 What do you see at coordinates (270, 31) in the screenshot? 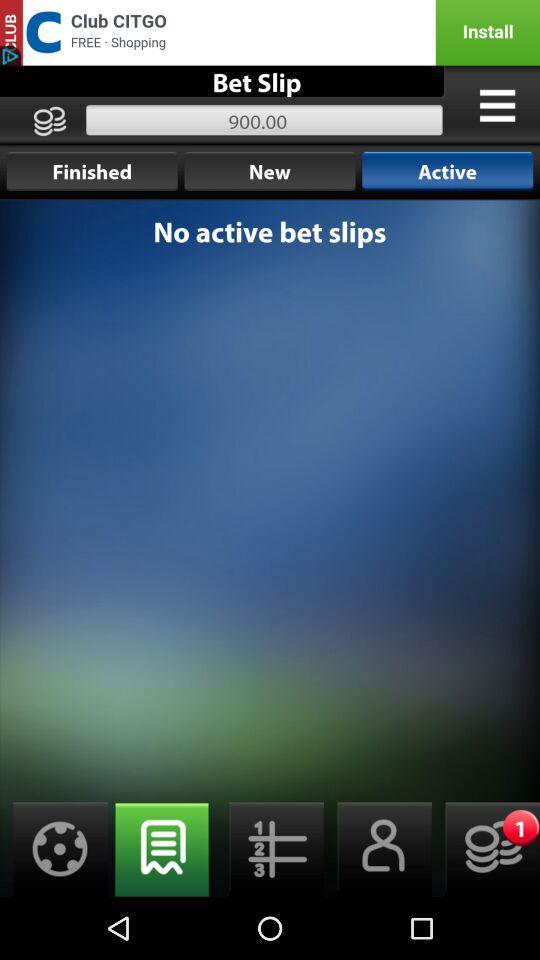
I see `advertising site` at bounding box center [270, 31].